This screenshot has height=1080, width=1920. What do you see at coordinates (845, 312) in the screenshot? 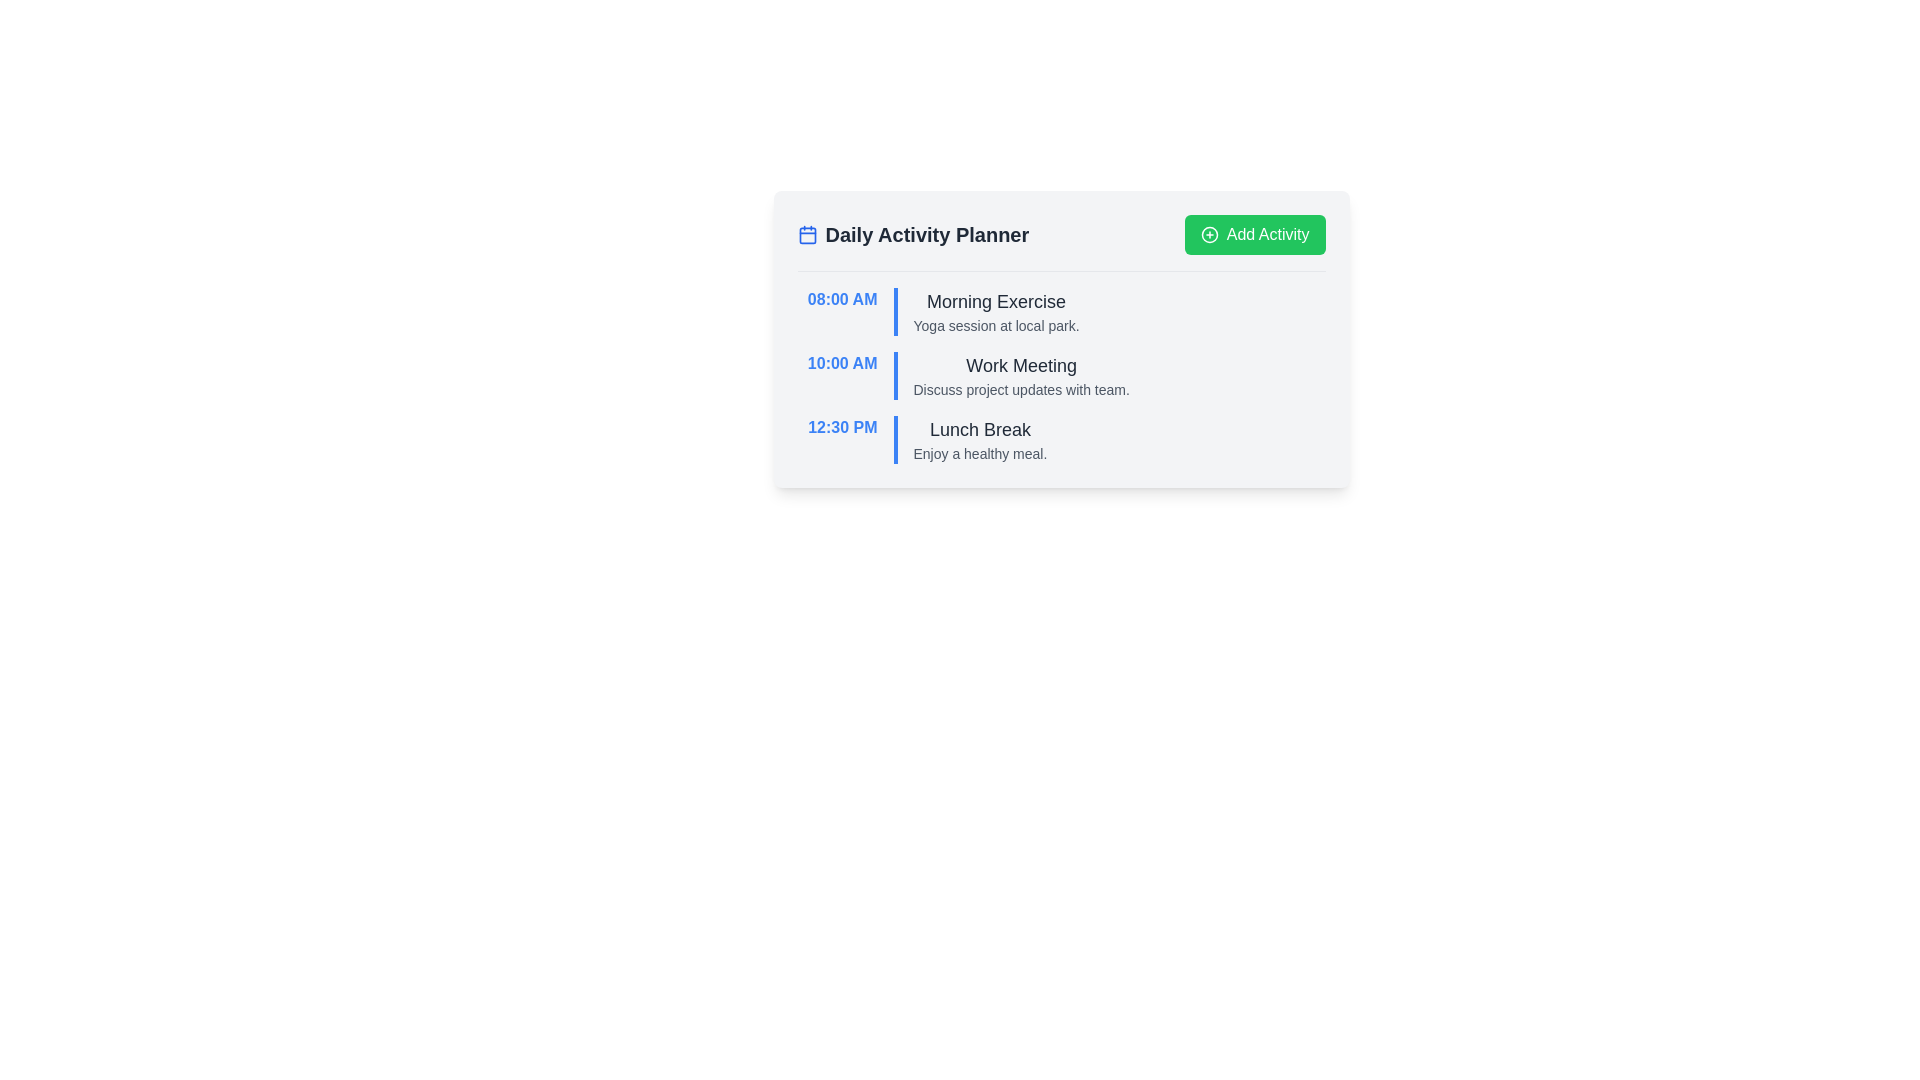
I see `the time indicator for the activity scheduled at 8:00 AM, which is the first of three time indications in the upper left part of the daily schedule interface` at bounding box center [845, 312].